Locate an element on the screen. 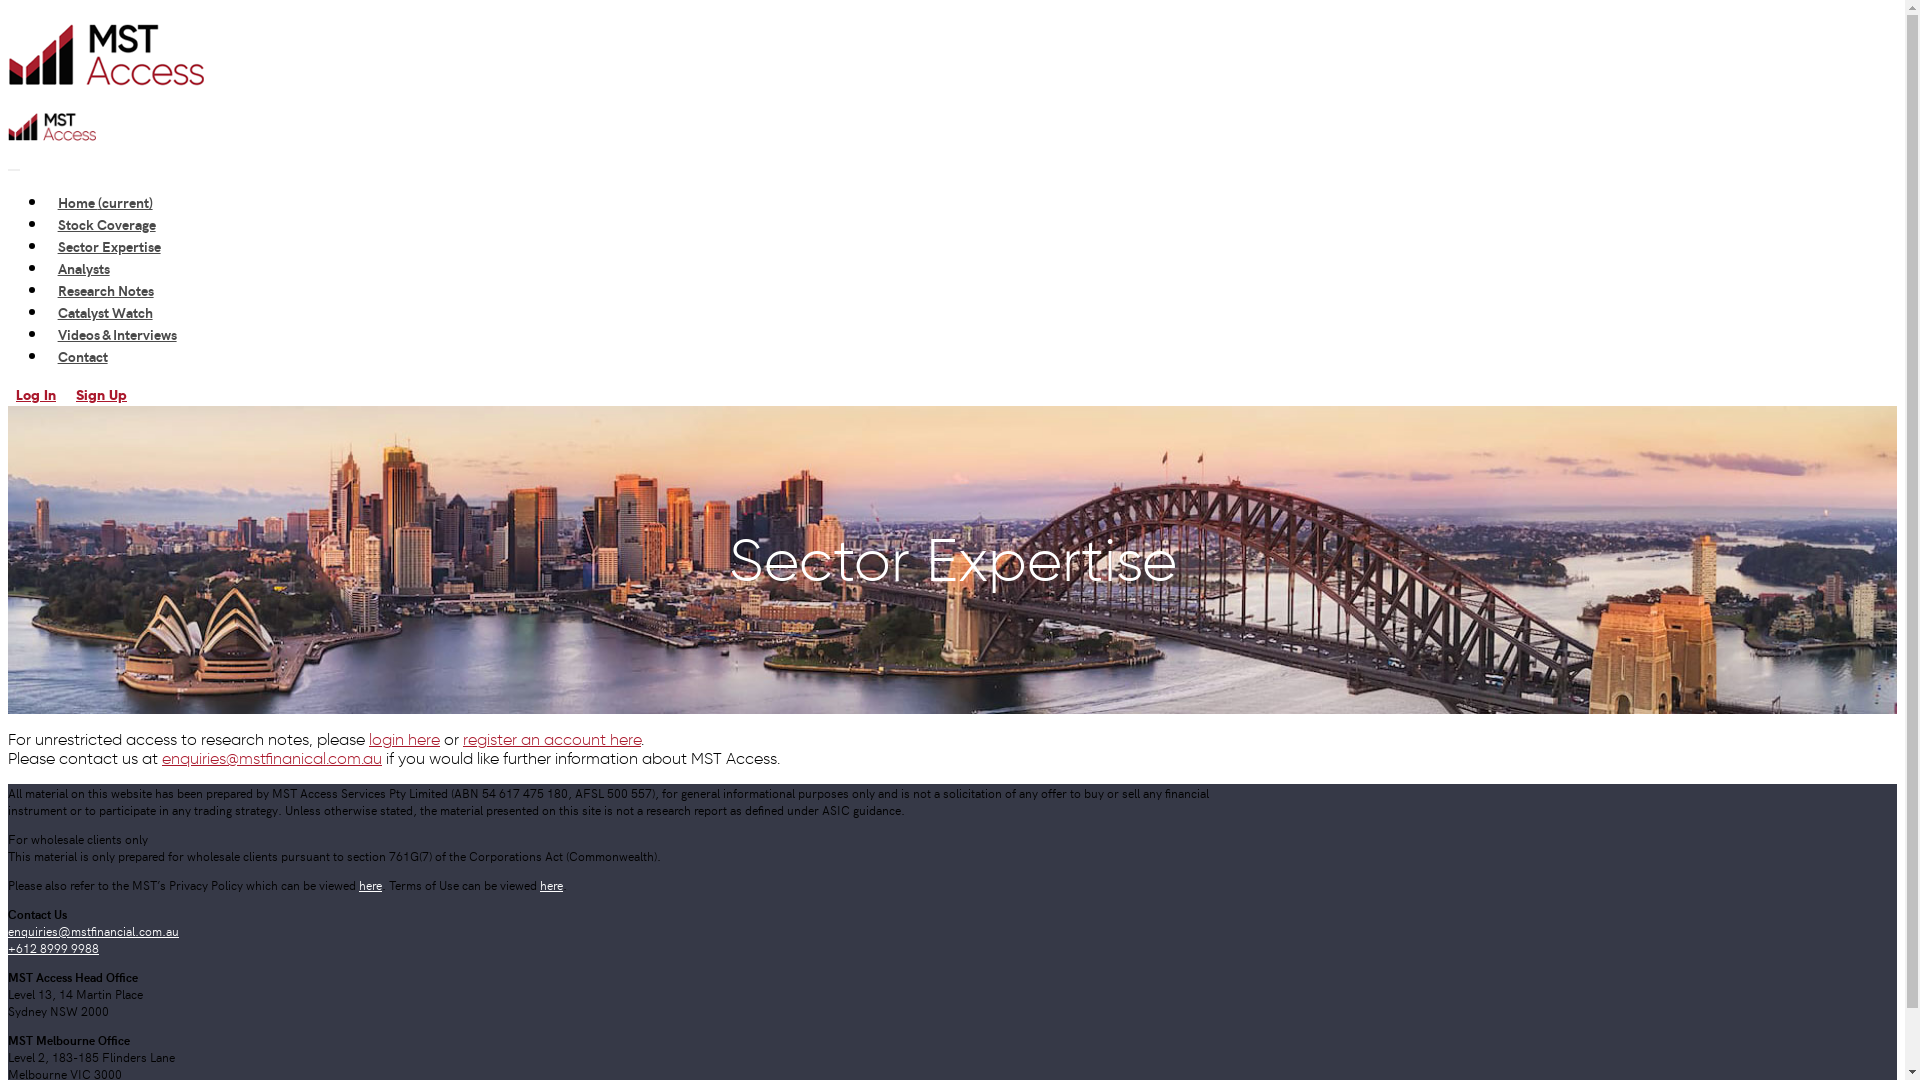 The width and height of the screenshot is (1920, 1080). 'Videos & Interviews' is located at coordinates (115, 333).